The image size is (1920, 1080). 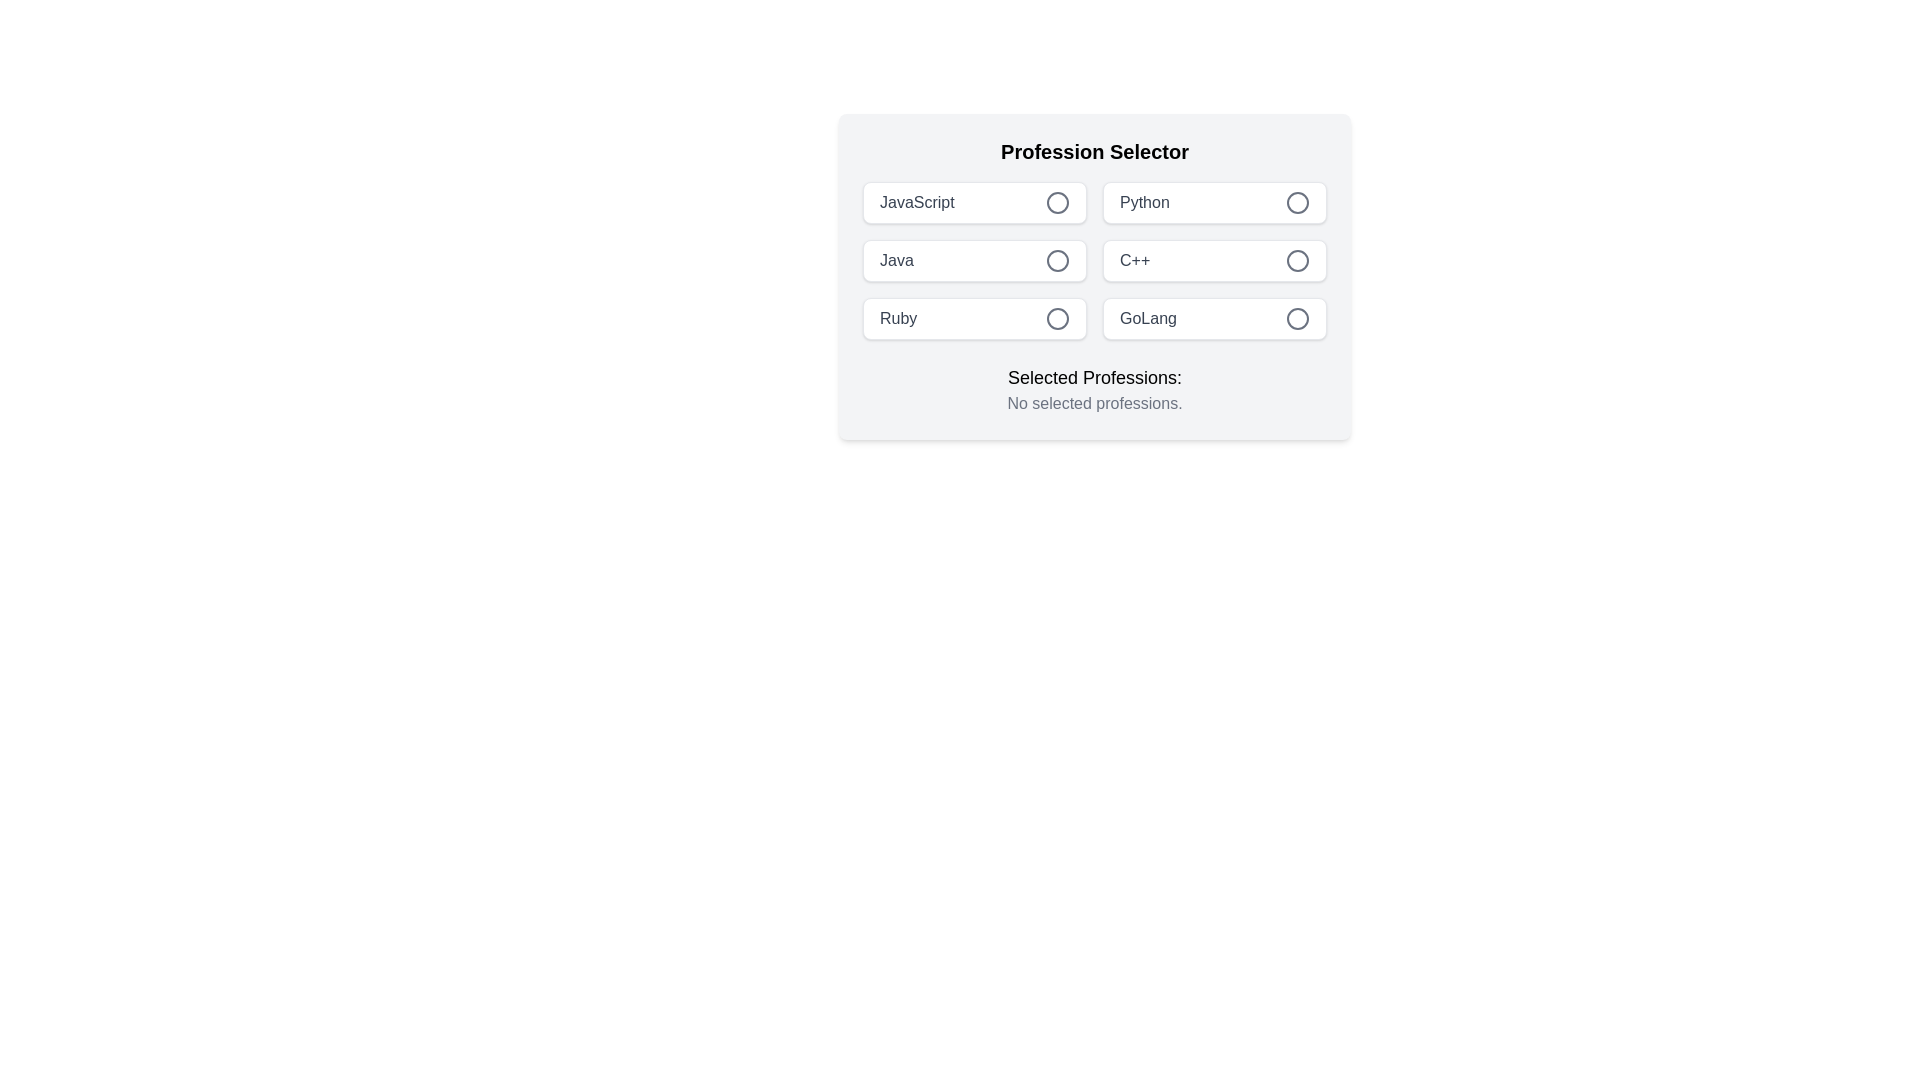 What do you see at coordinates (1213, 260) in the screenshot?
I see `the selectable option for the programming language C++ located in the second row, second column of the grid` at bounding box center [1213, 260].